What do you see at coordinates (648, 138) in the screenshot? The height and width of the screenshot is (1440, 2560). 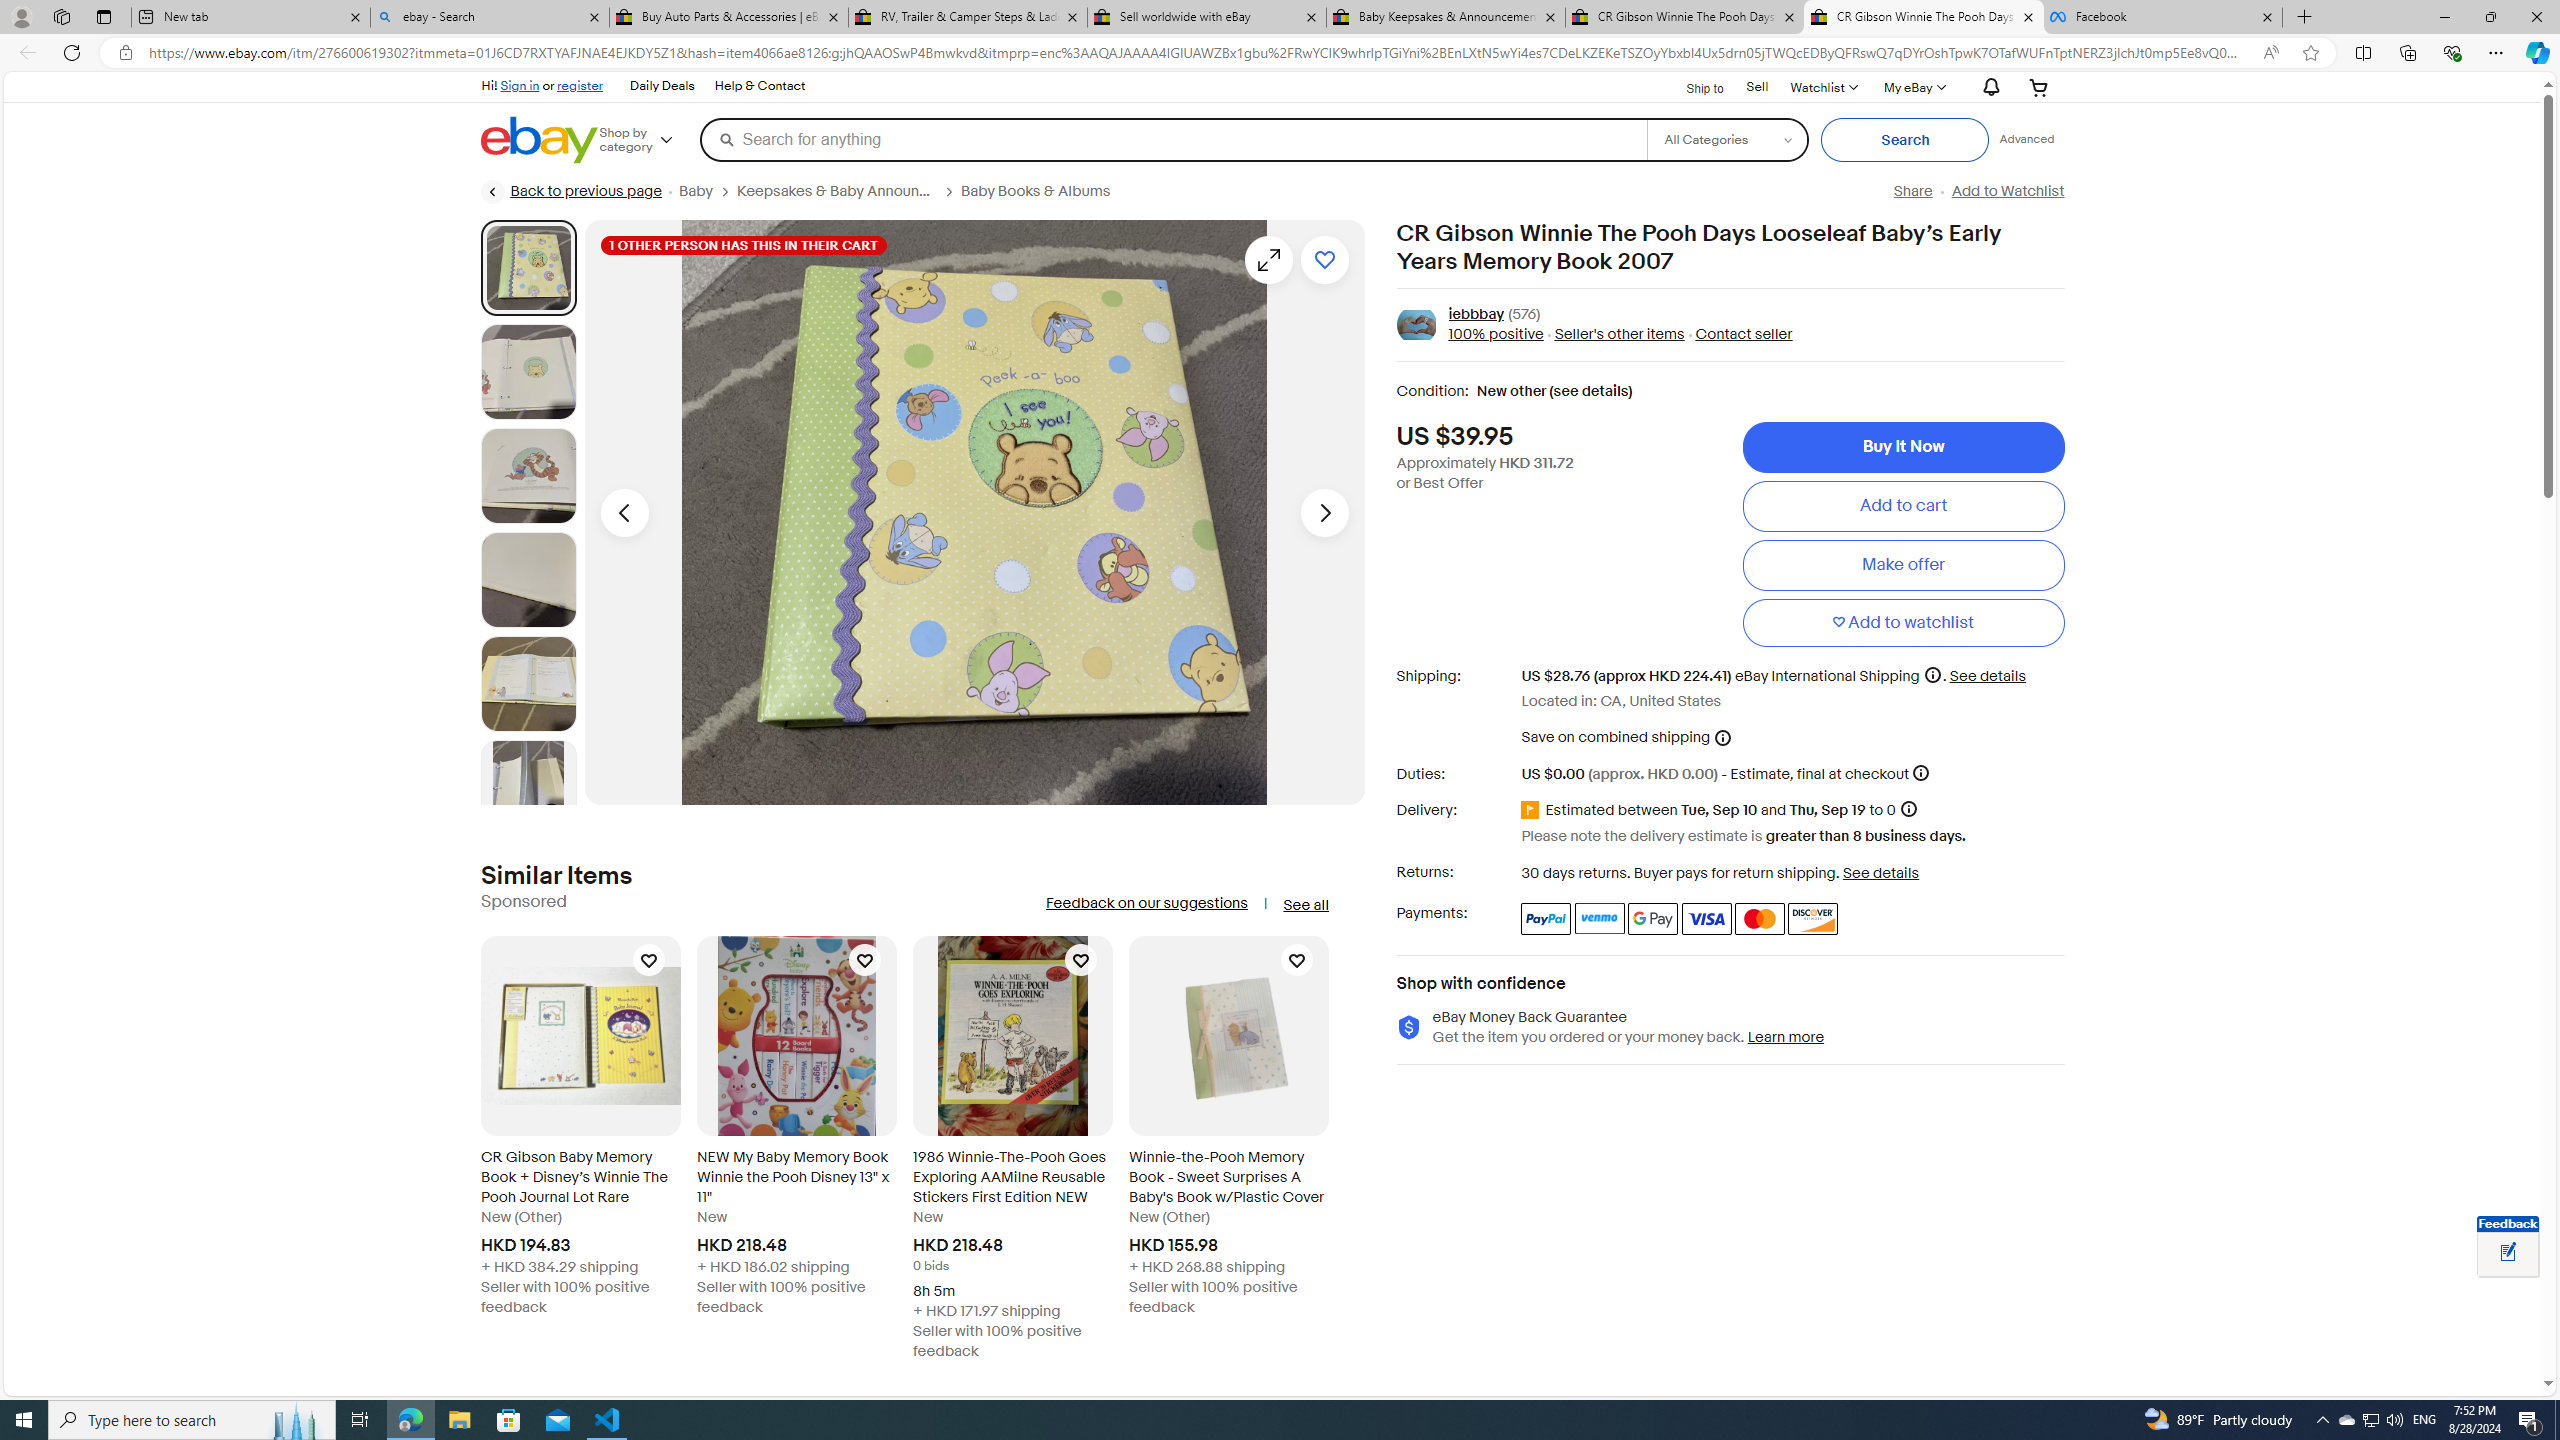 I see `'Shop by category'` at bounding box center [648, 138].